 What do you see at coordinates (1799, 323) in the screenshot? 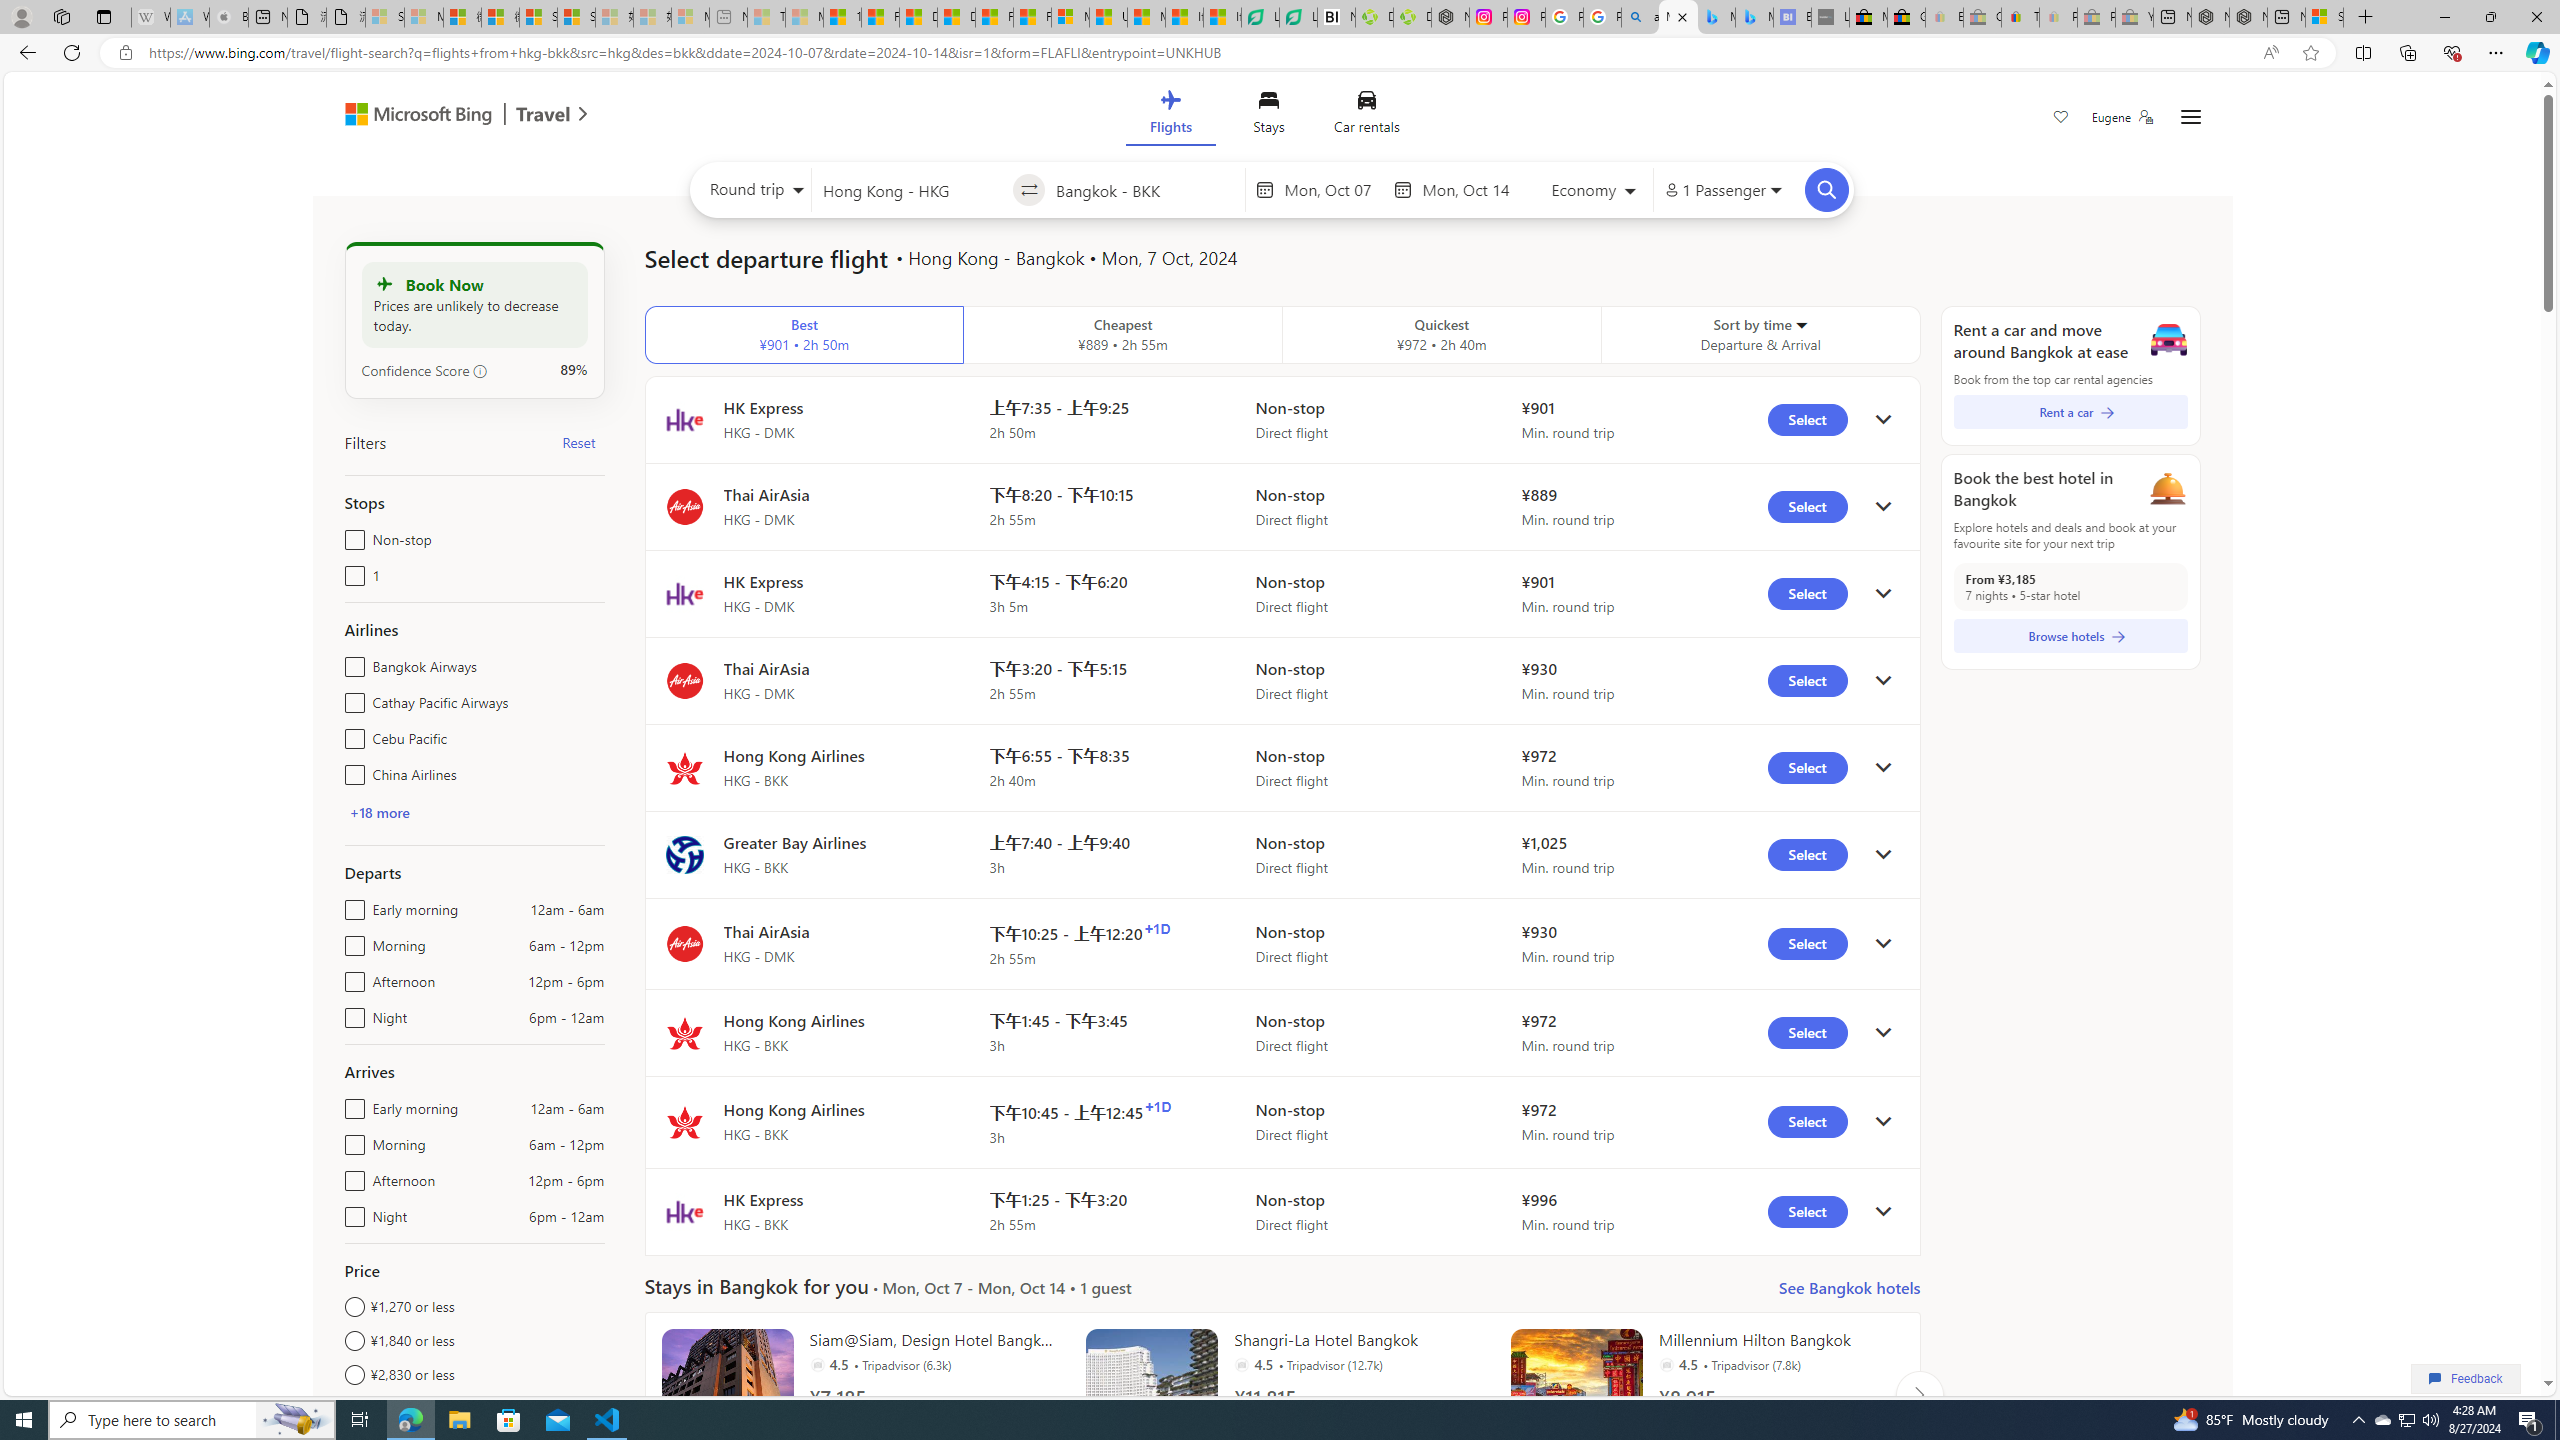
I see `'Sorter'` at bounding box center [1799, 323].